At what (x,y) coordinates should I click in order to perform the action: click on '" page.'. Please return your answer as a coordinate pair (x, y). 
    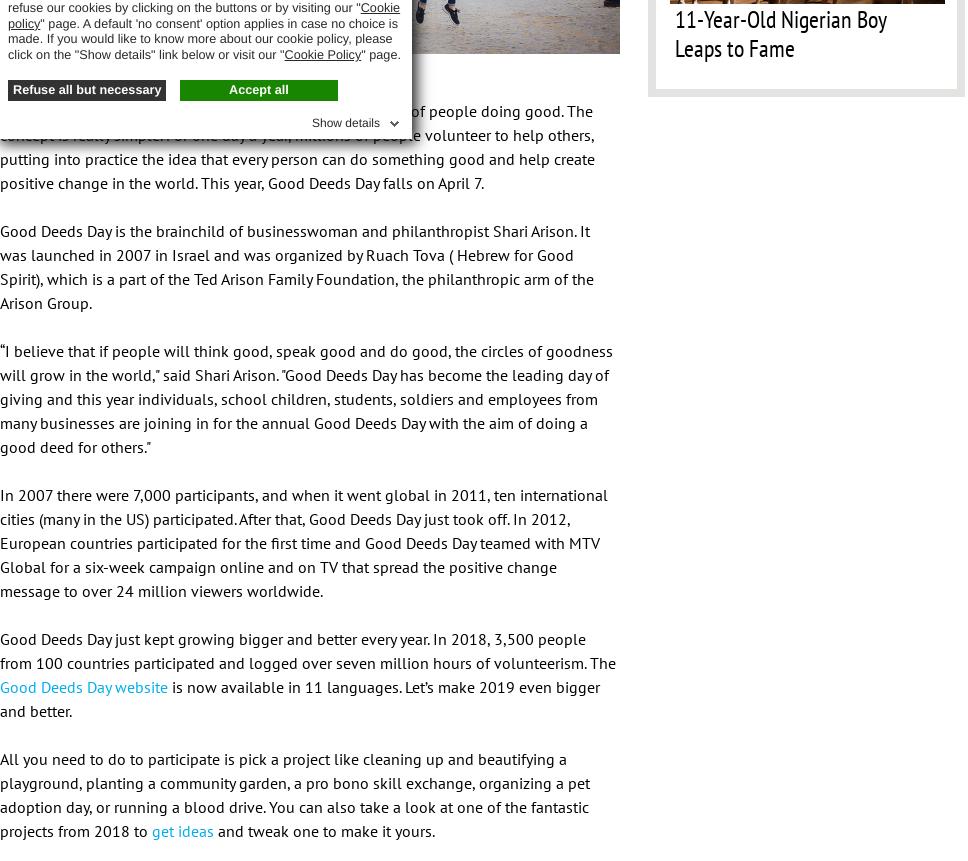
    Looking at the image, I should click on (379, 53).